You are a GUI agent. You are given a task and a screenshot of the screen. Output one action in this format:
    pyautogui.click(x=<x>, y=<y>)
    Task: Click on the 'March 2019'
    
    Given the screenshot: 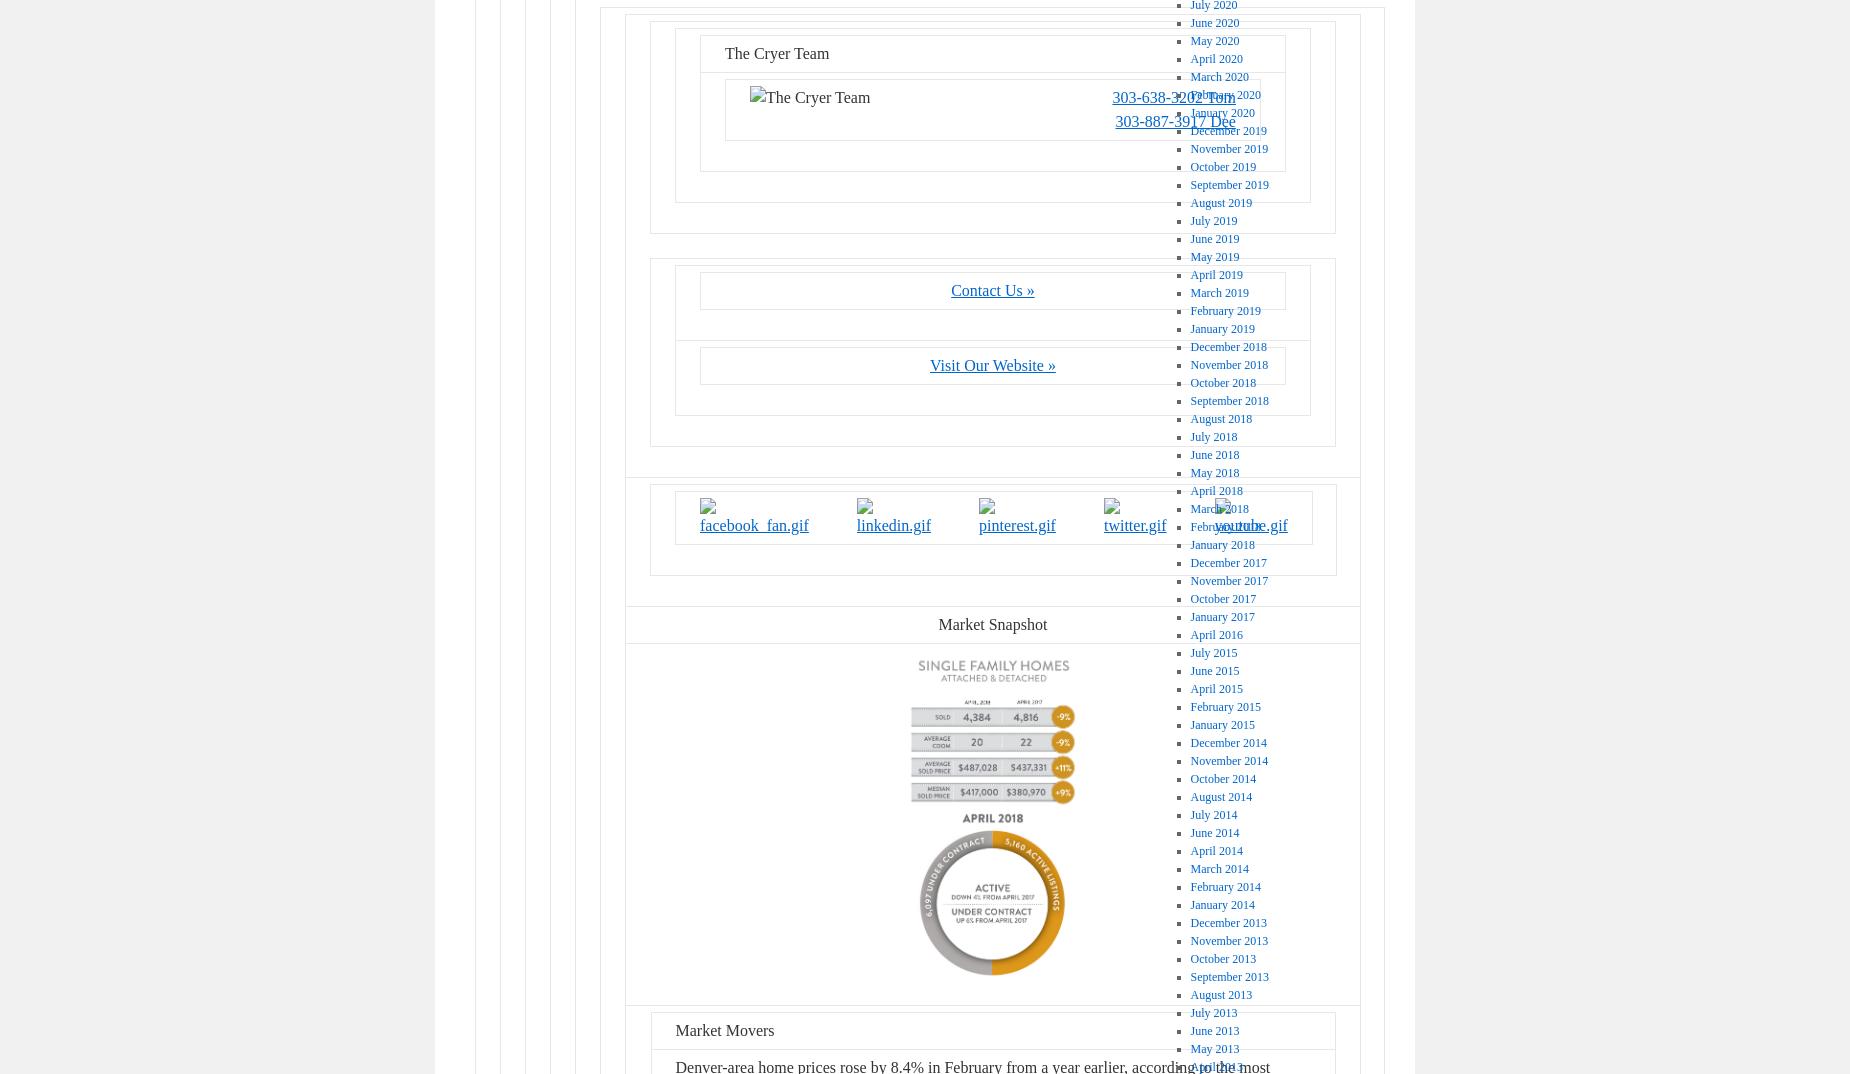 What is the action you would take?
    pyautogui.click(x=1217, y=292)
    